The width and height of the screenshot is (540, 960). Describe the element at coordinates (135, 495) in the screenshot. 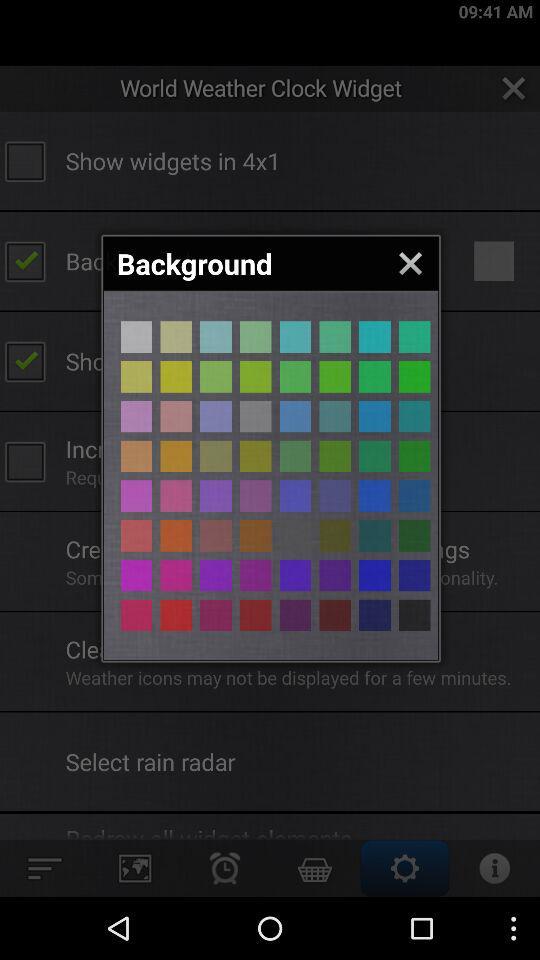

I see `pick orange background color` at that location.